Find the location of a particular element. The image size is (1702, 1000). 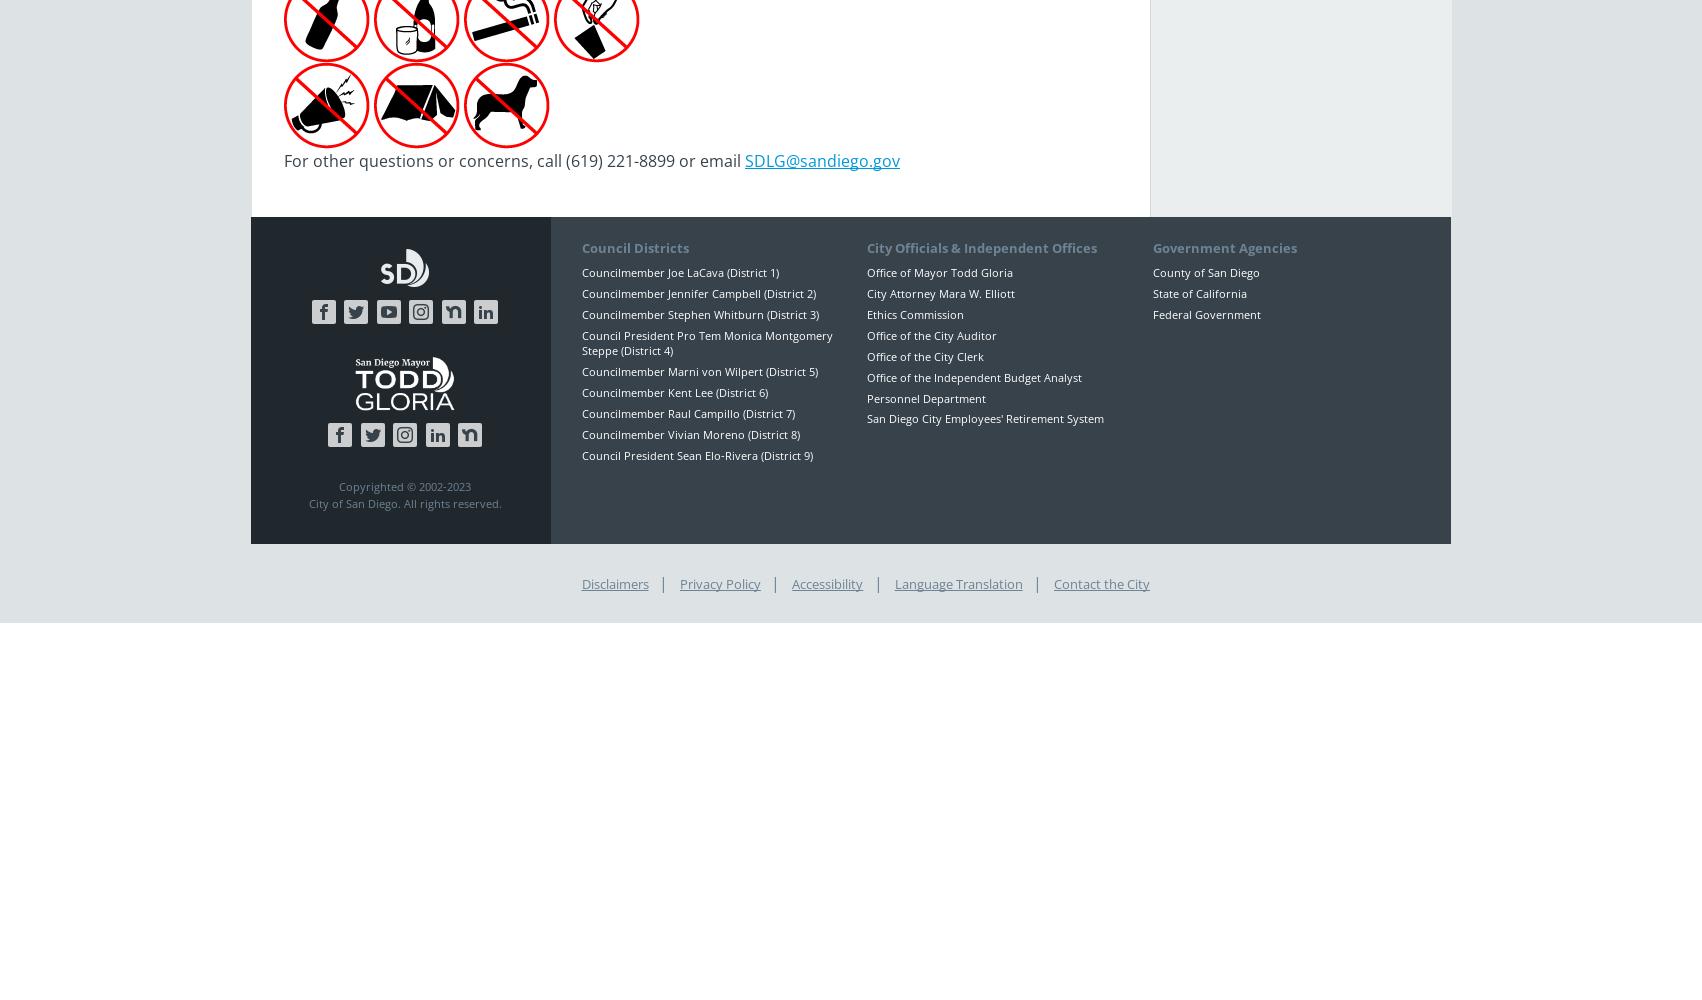

'Councilmember Jennifer Campbell (District 2)' is located at coordinates (697, 293).